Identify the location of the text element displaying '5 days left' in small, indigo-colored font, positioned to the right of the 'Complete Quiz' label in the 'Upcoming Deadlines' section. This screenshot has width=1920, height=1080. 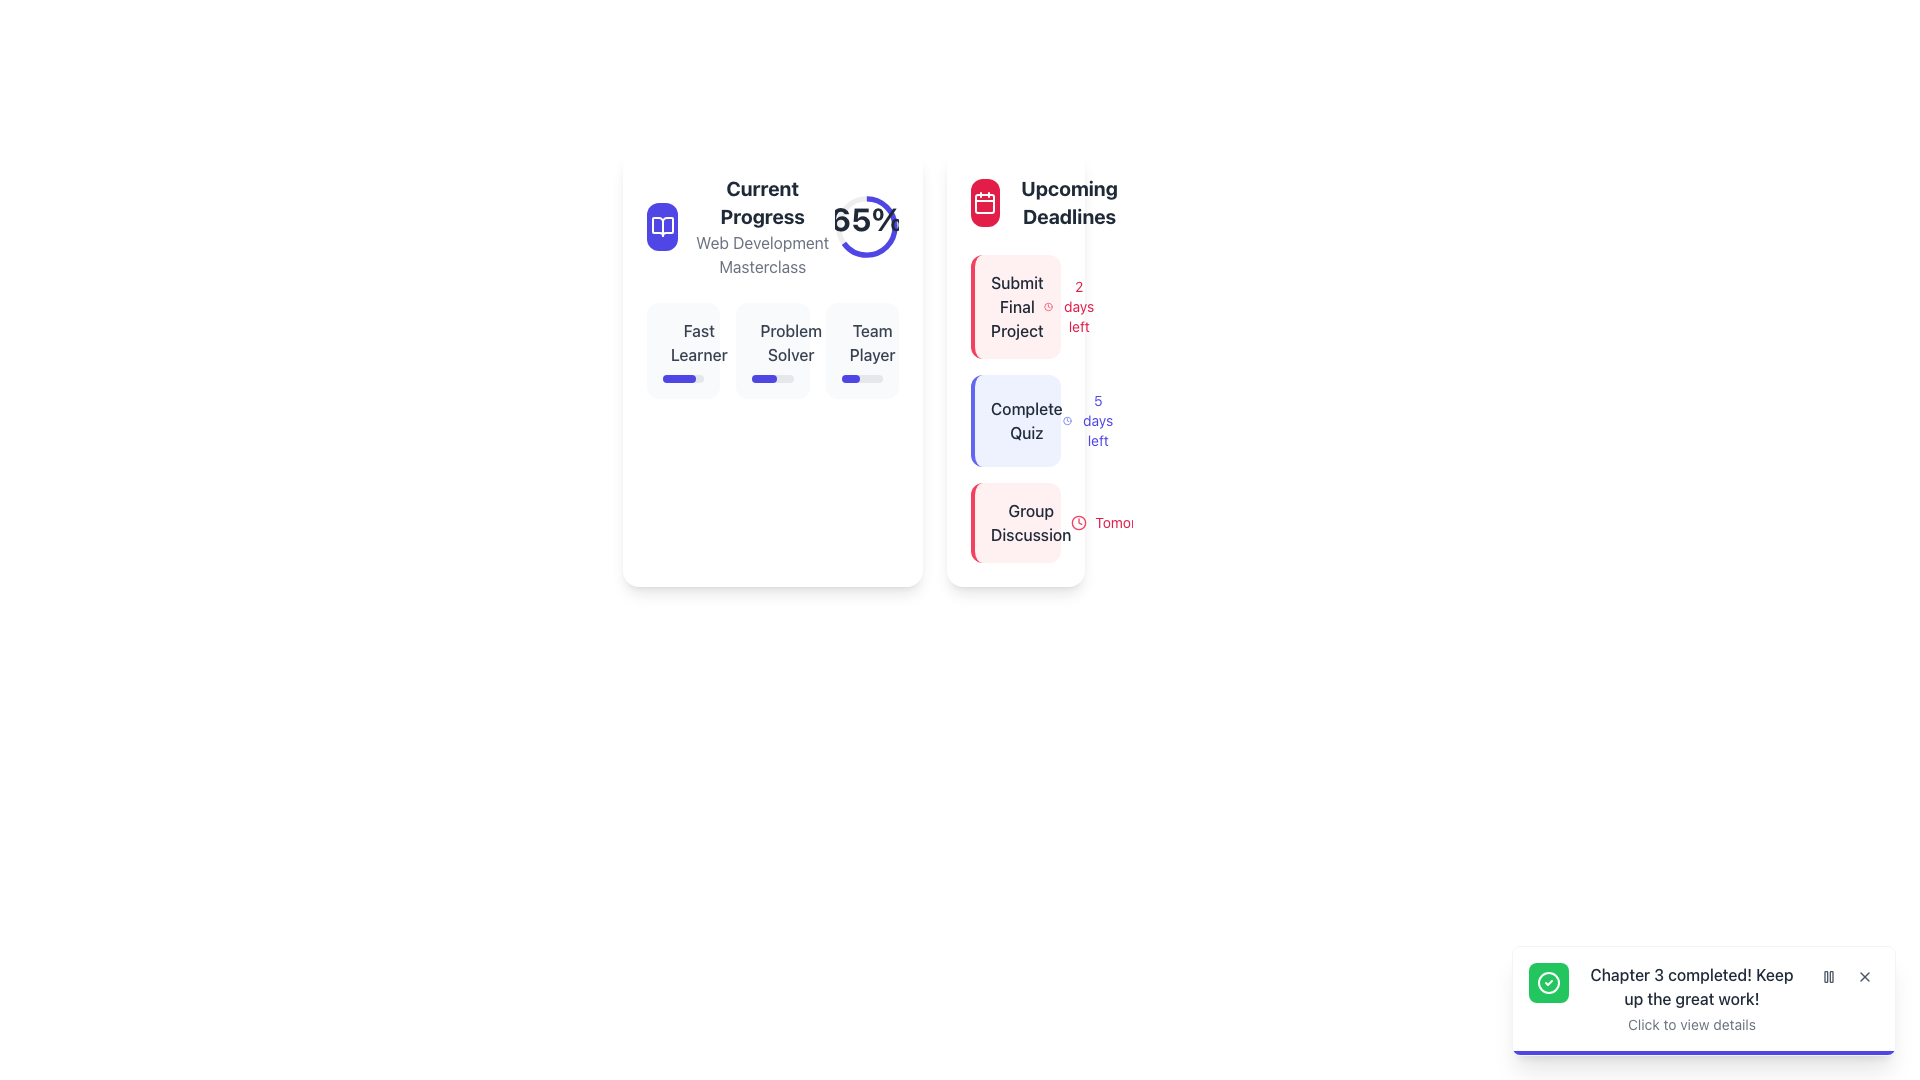
(1097, 419).